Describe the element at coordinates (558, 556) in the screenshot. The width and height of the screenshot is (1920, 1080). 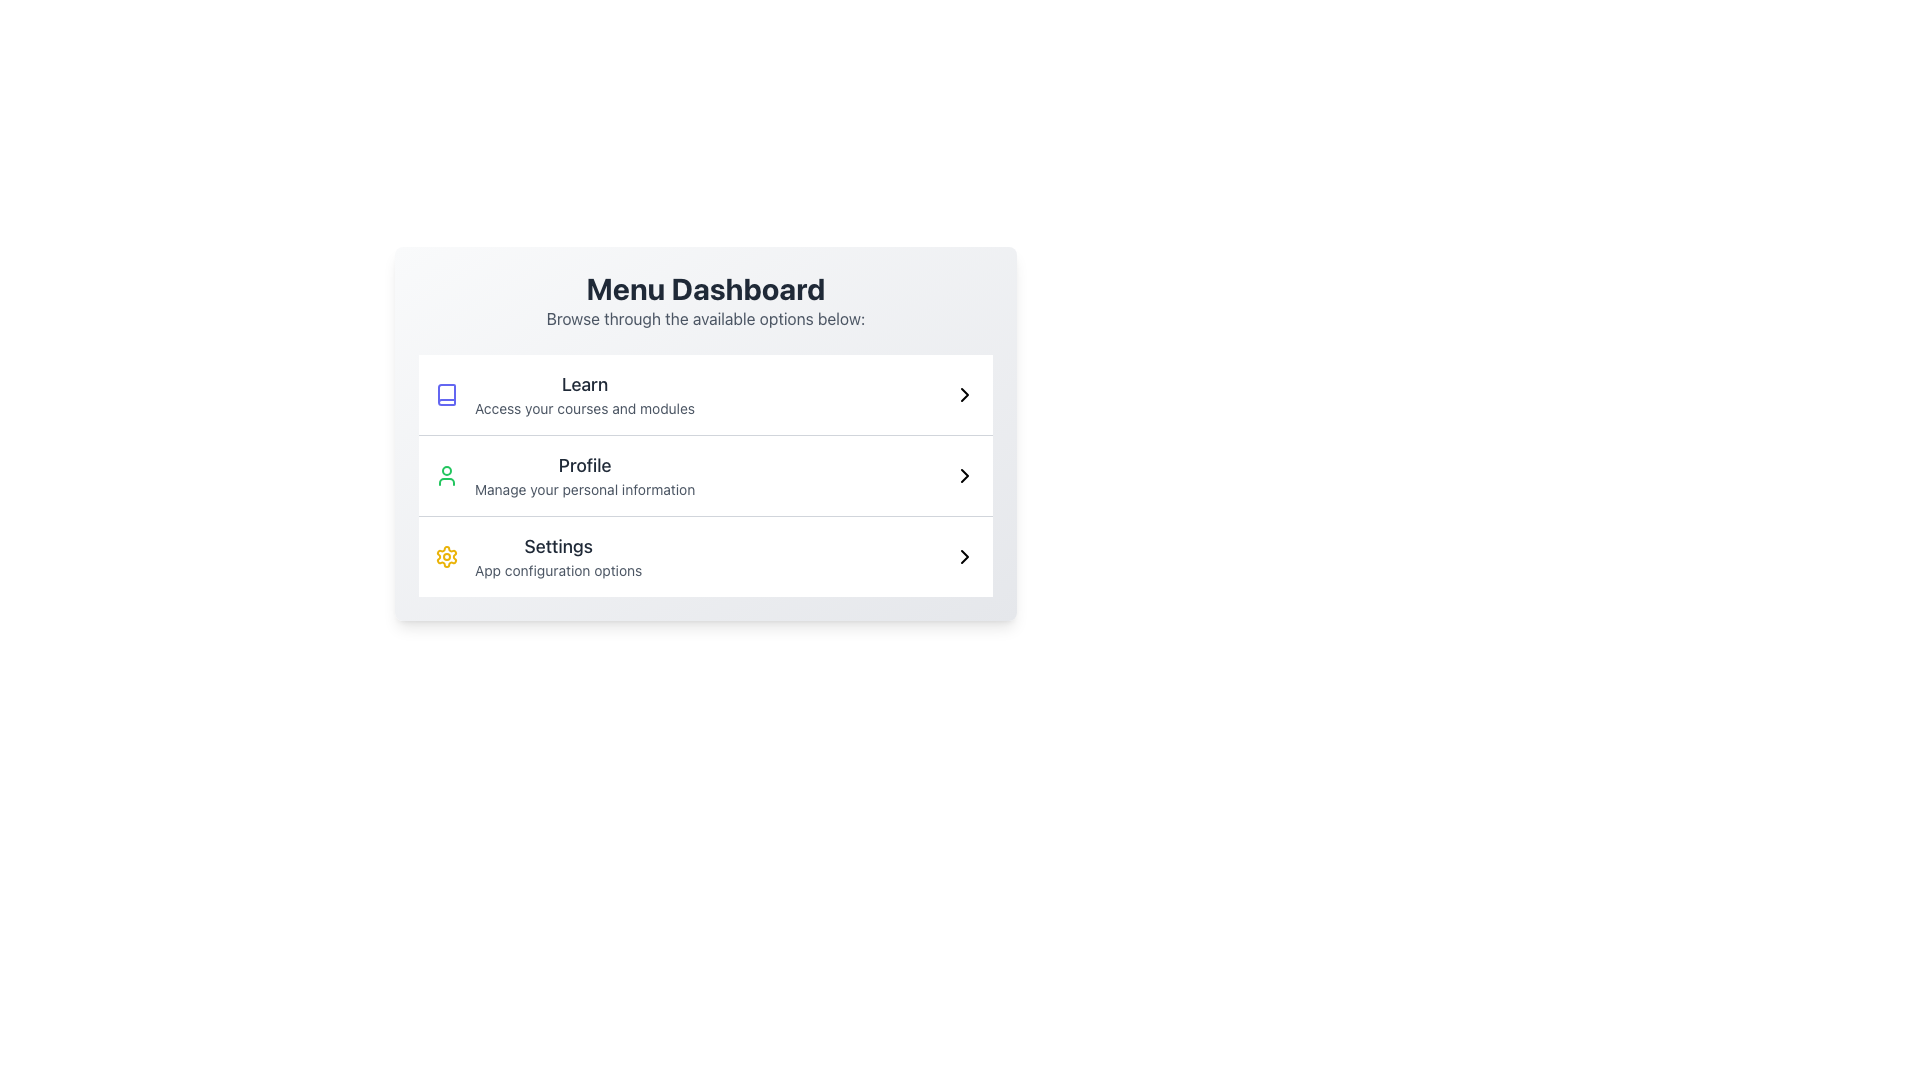
I see `the 'Settings' text label, which features bold dark gray text and smaller lighter gray text for app configuration options, positioned as the third option in the Menu Dashboard` at that location.